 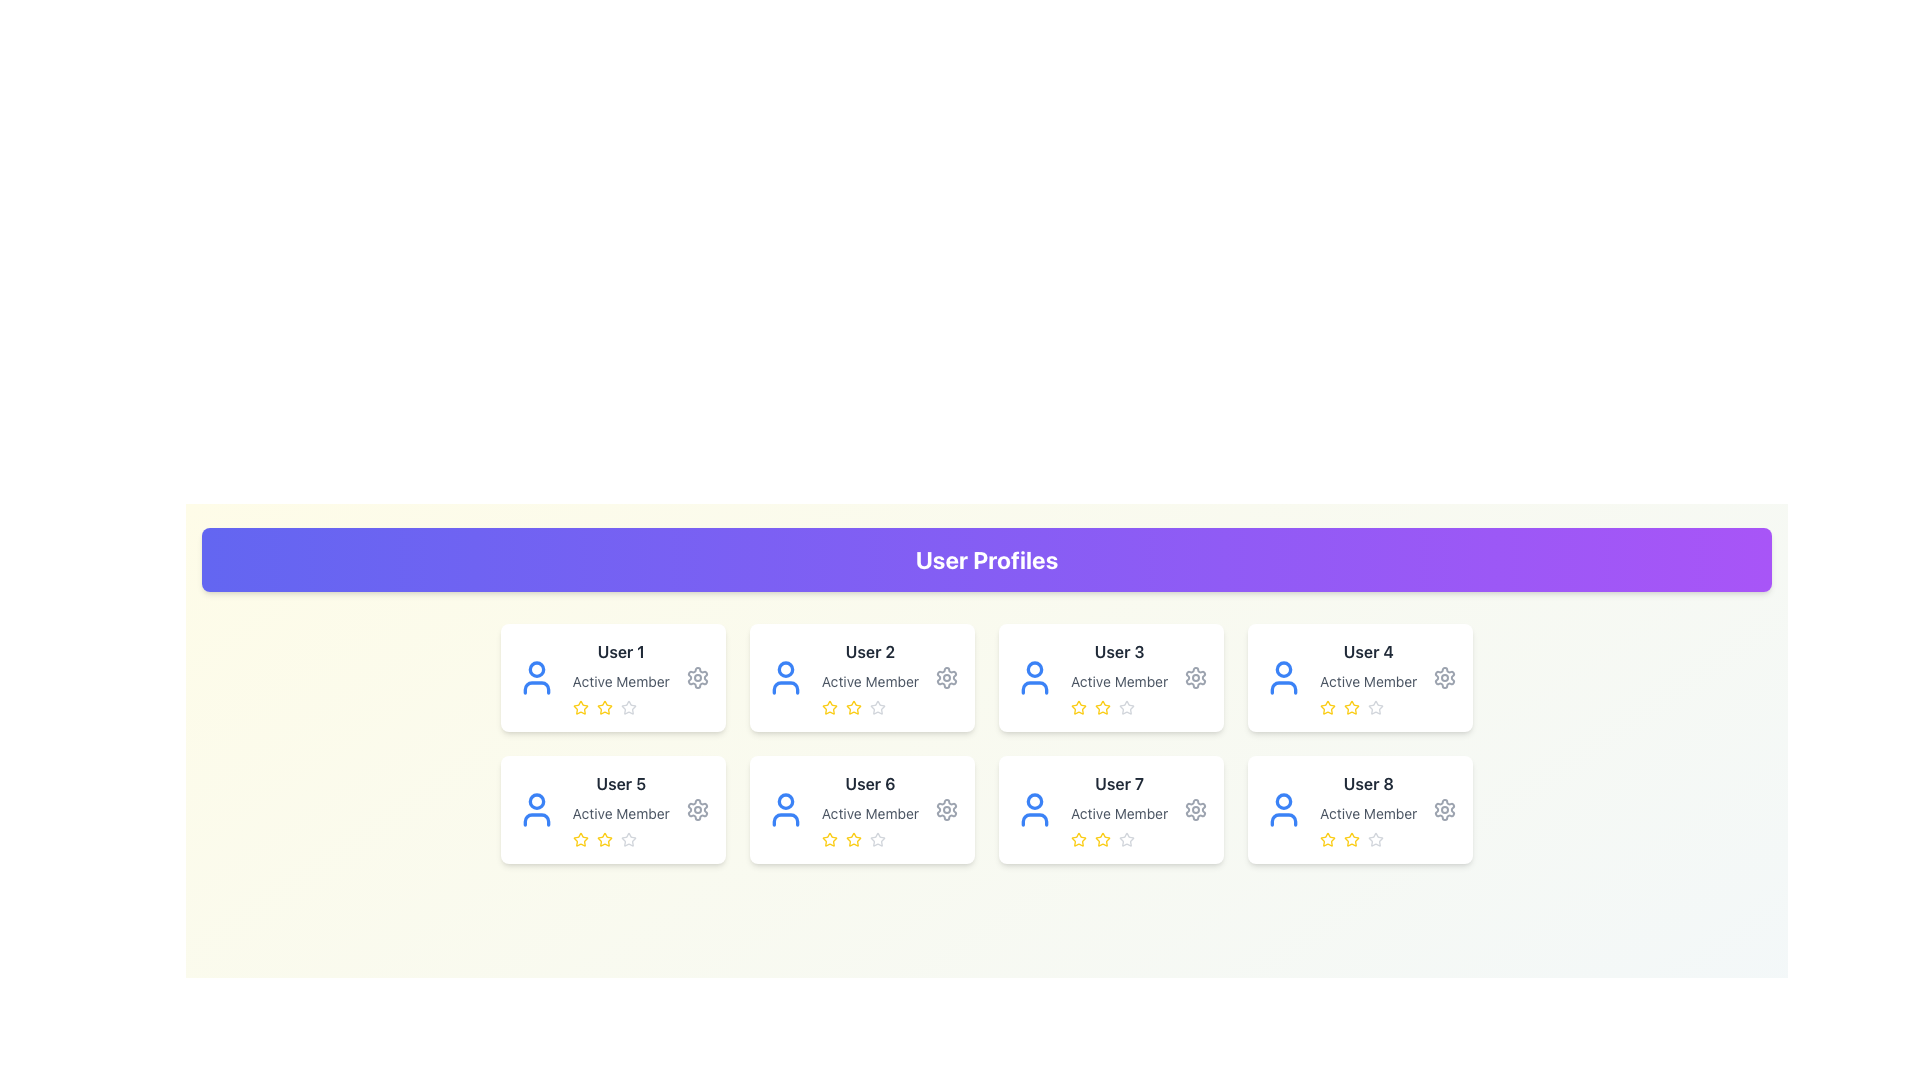 What do you see at coordinates (620, 677) in the screenshot?
I see `the 'User 1' card element, which contains the title 'User 1' and the label 'Active Member' above the star rating icons, located in the top-left card of the 'User Profiles' grid layout` at bounding box center [620, 677].